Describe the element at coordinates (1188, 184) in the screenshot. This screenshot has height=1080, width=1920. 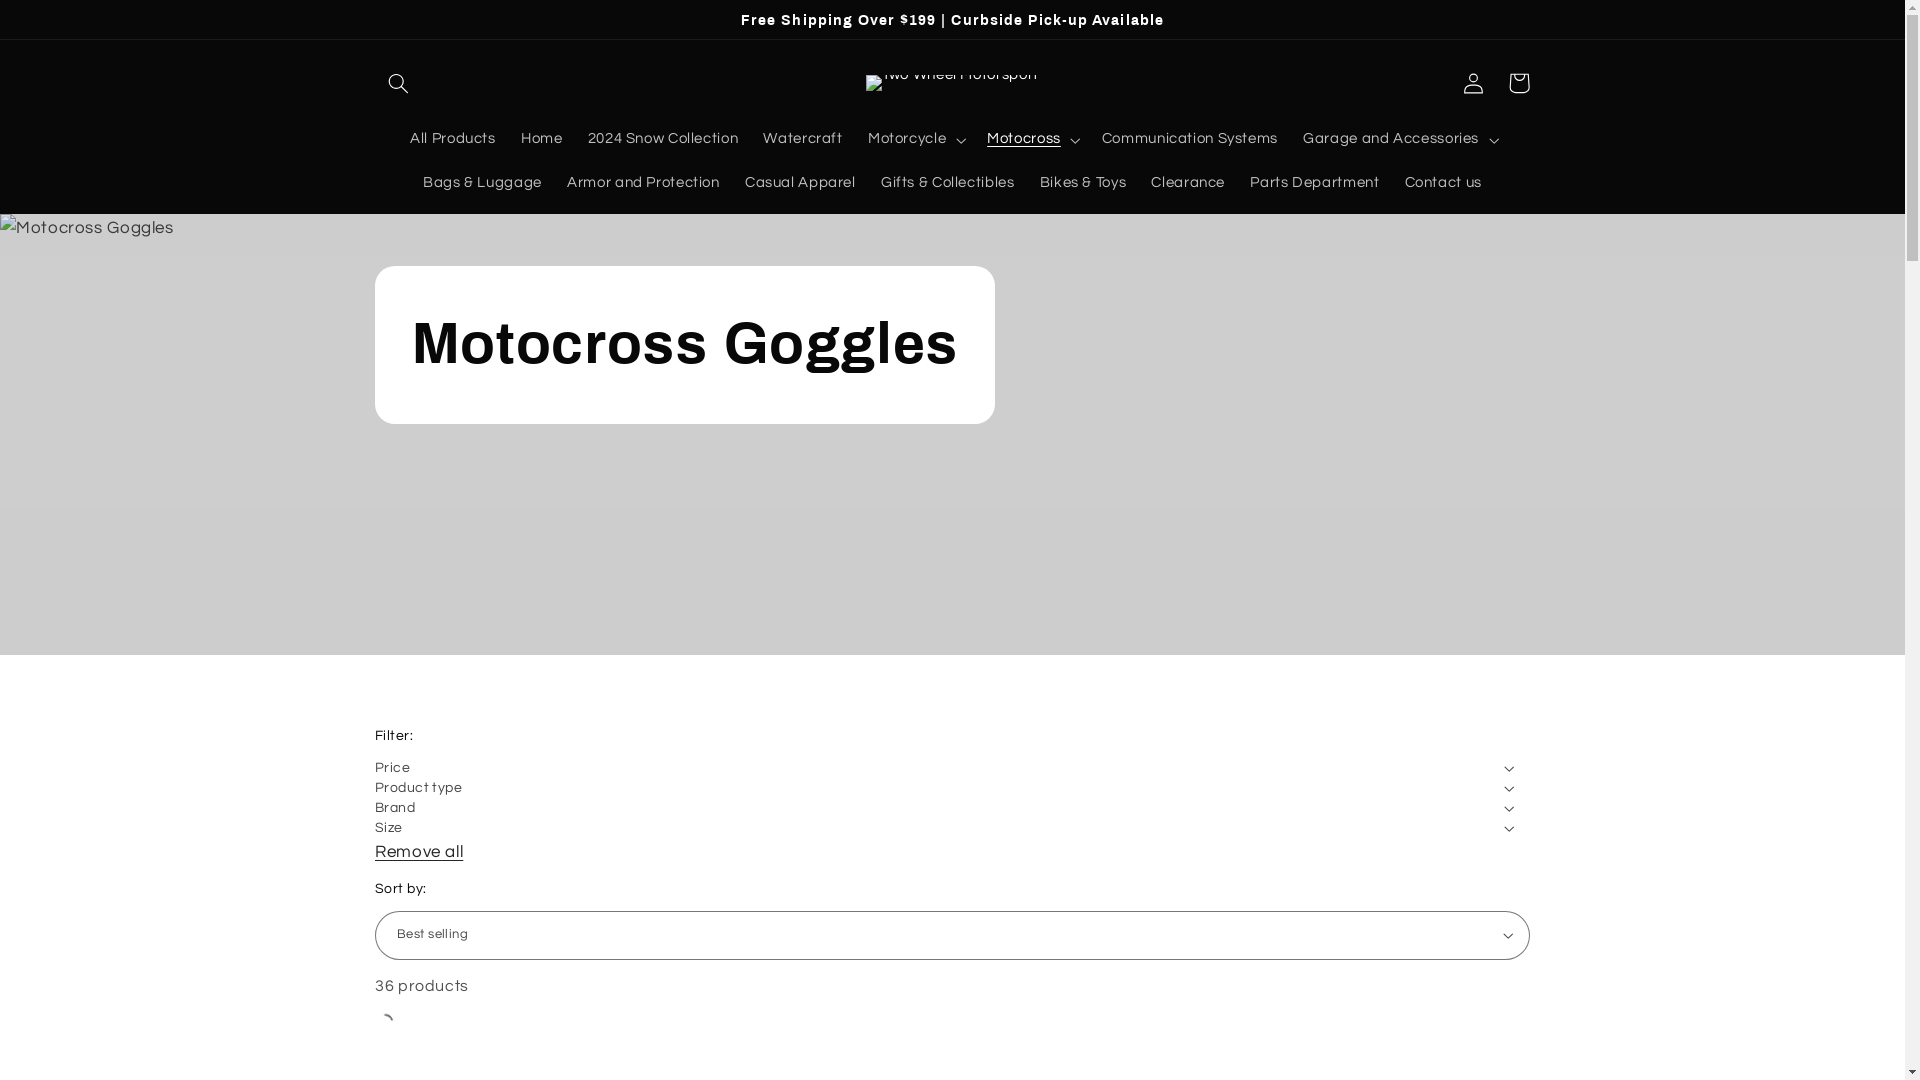
I see `'Clearance'` at that location.